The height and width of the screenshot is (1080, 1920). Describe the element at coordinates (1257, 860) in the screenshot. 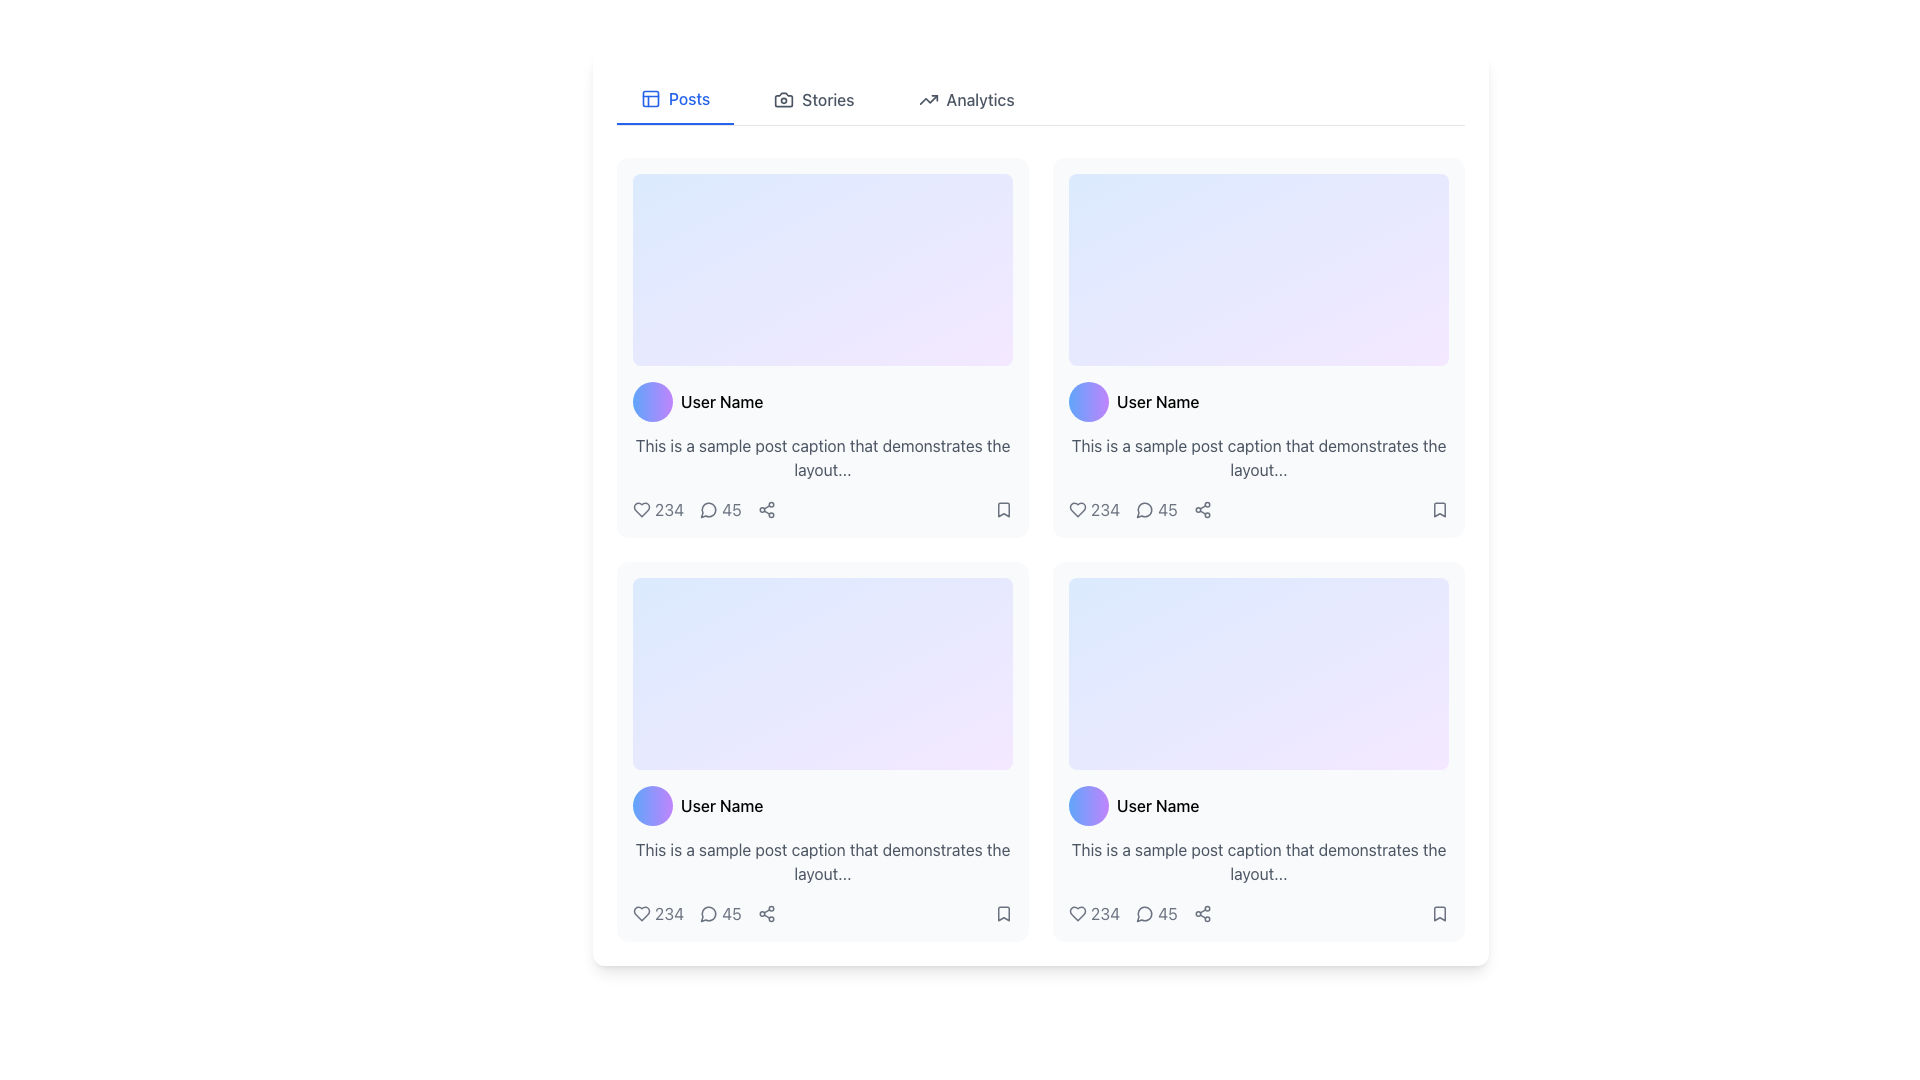

I see `the text block containing the caption 'This is a sample post caption that demonstrates the layout...' located in the bottom row, rightmost column of a card layout, positioned between the 'User Name' label above and interaction counters below` at that location.